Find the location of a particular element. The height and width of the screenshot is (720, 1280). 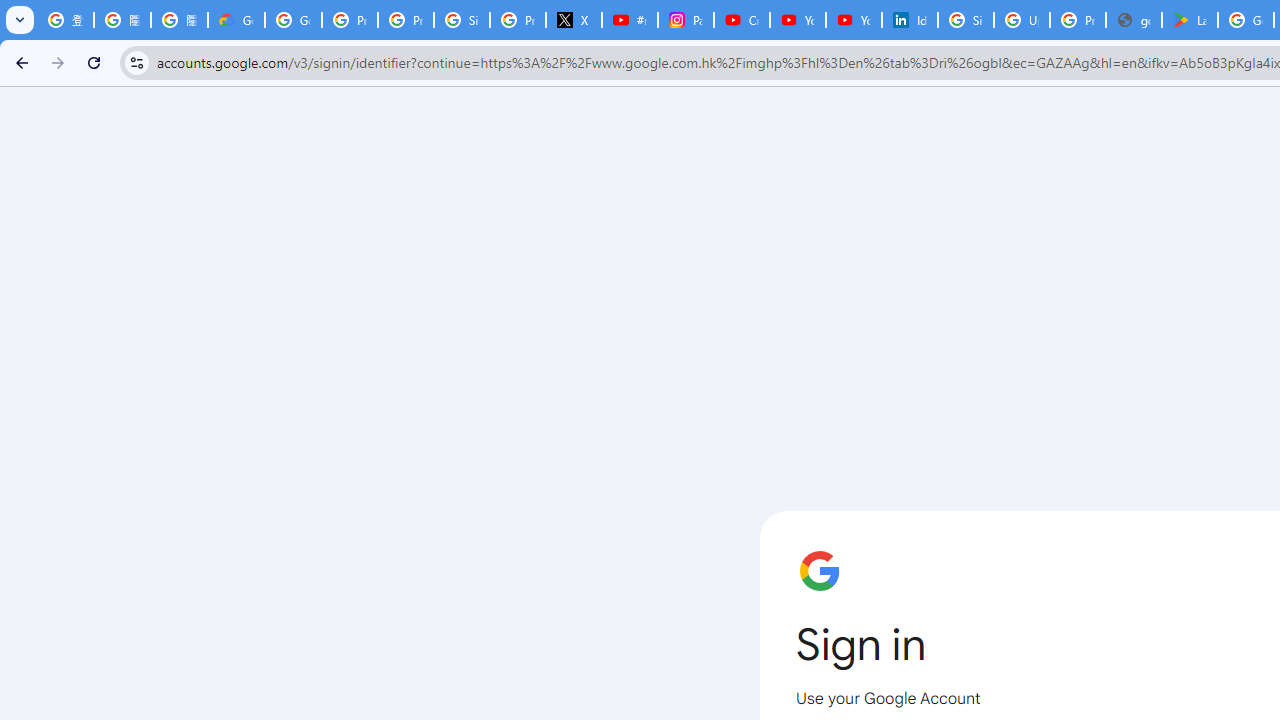

'Sign in - Google Accounts' is located at coordinates (966, 20).